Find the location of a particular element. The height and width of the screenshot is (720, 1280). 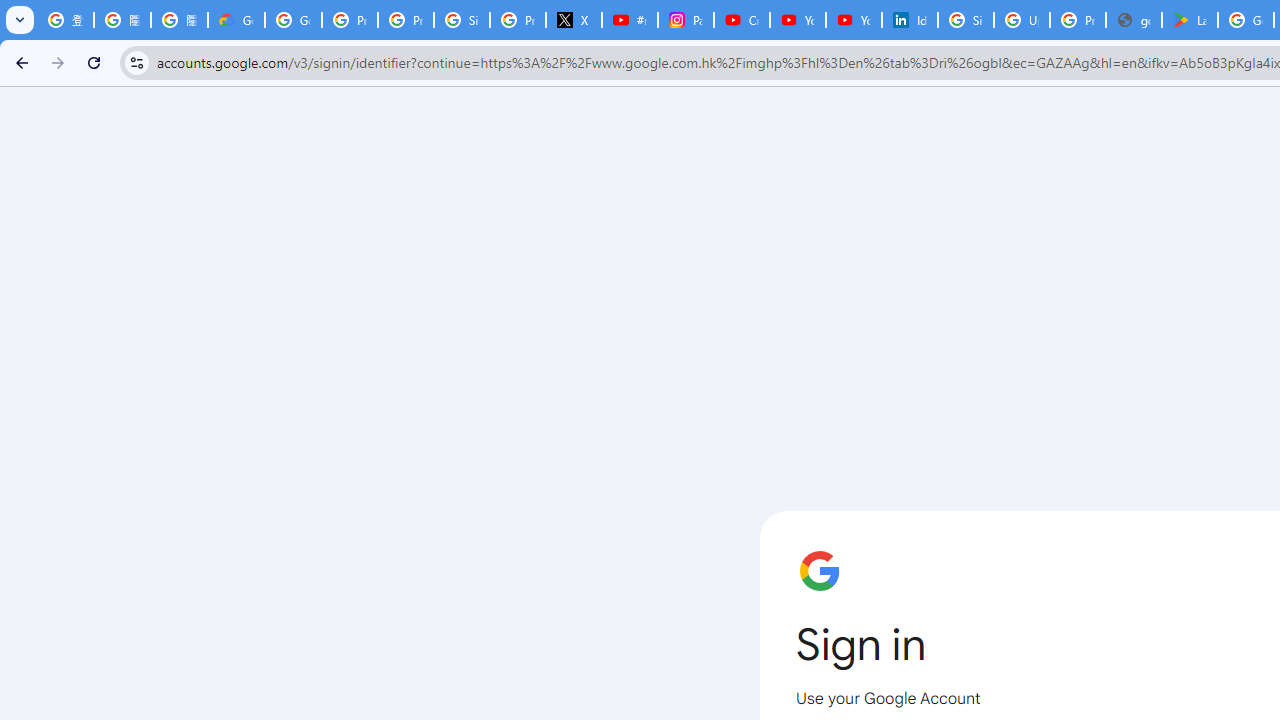

'Sign in - Google Accounts' is located at coordinates (966, 20).